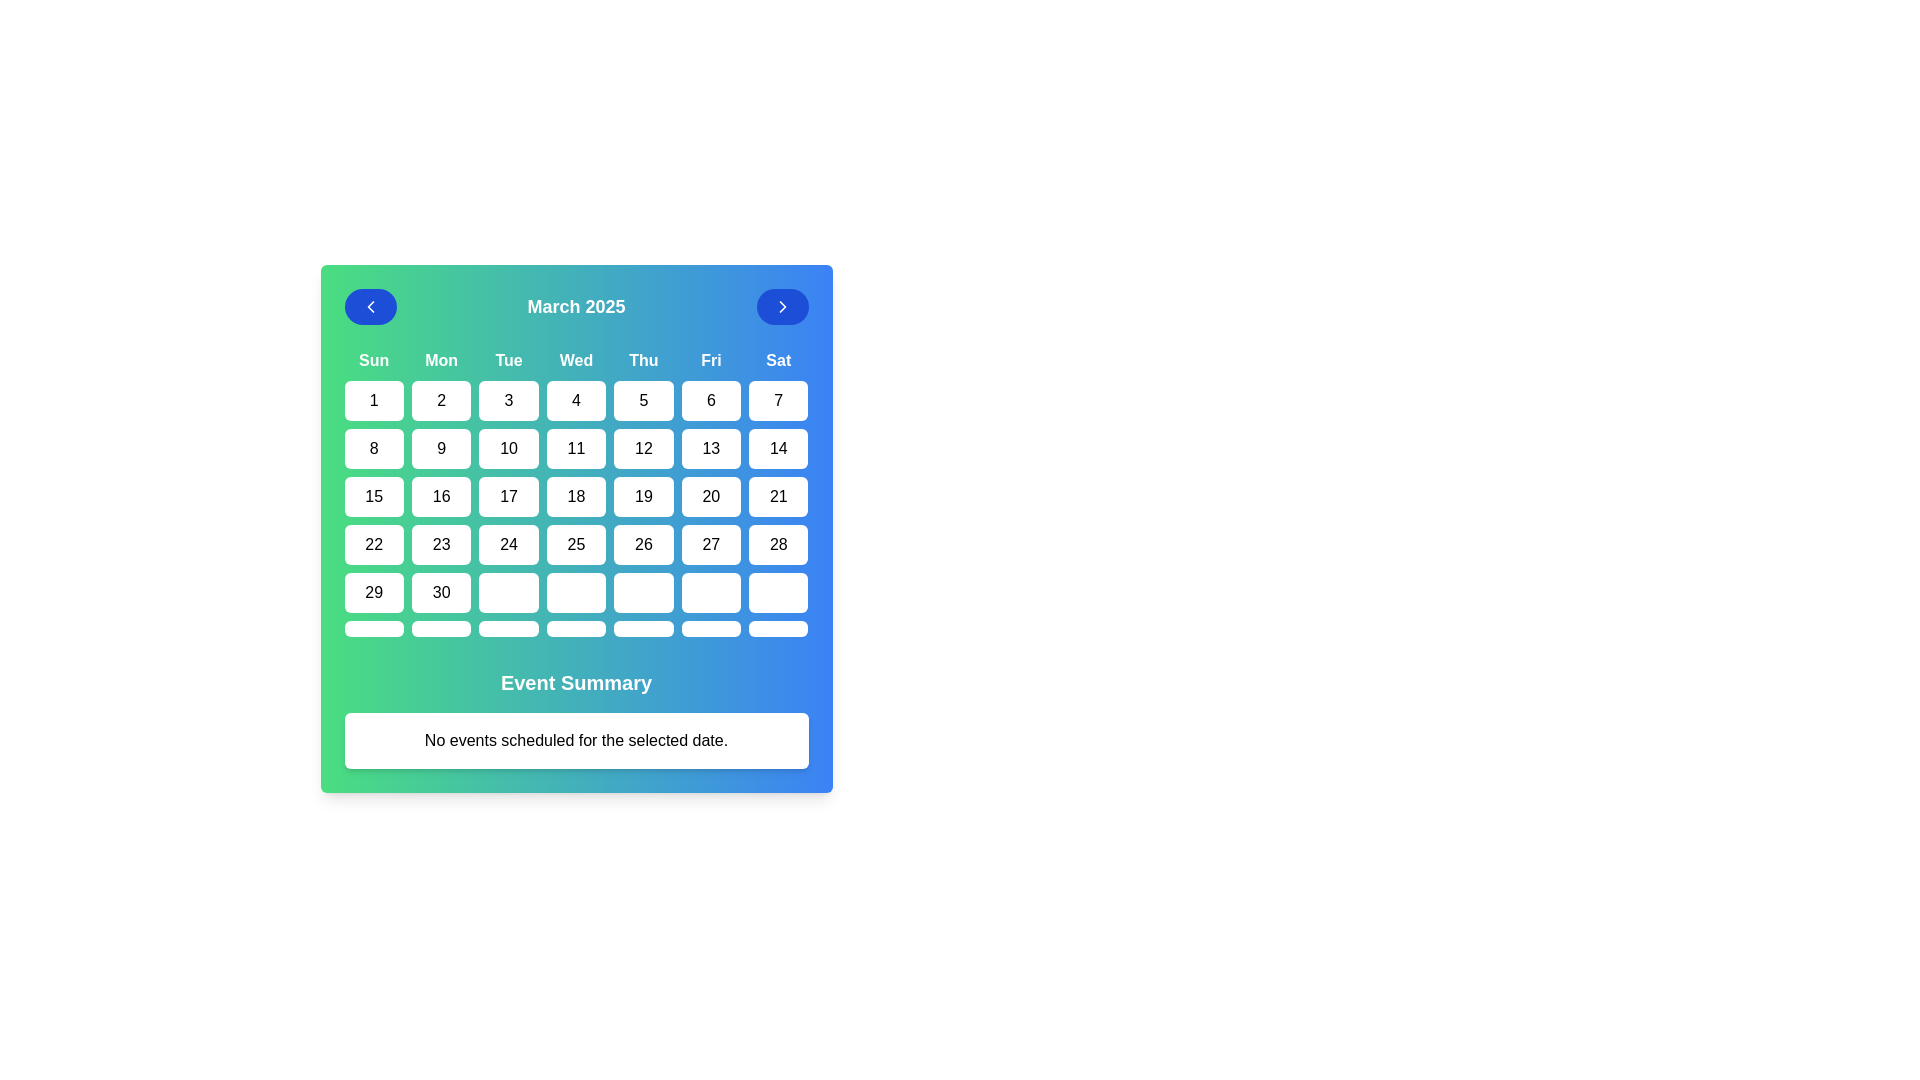  Describe the element at coordinates (711, 447) in the screenshot. I see `the button labeled '13' with a white background and black font, located` at that location.